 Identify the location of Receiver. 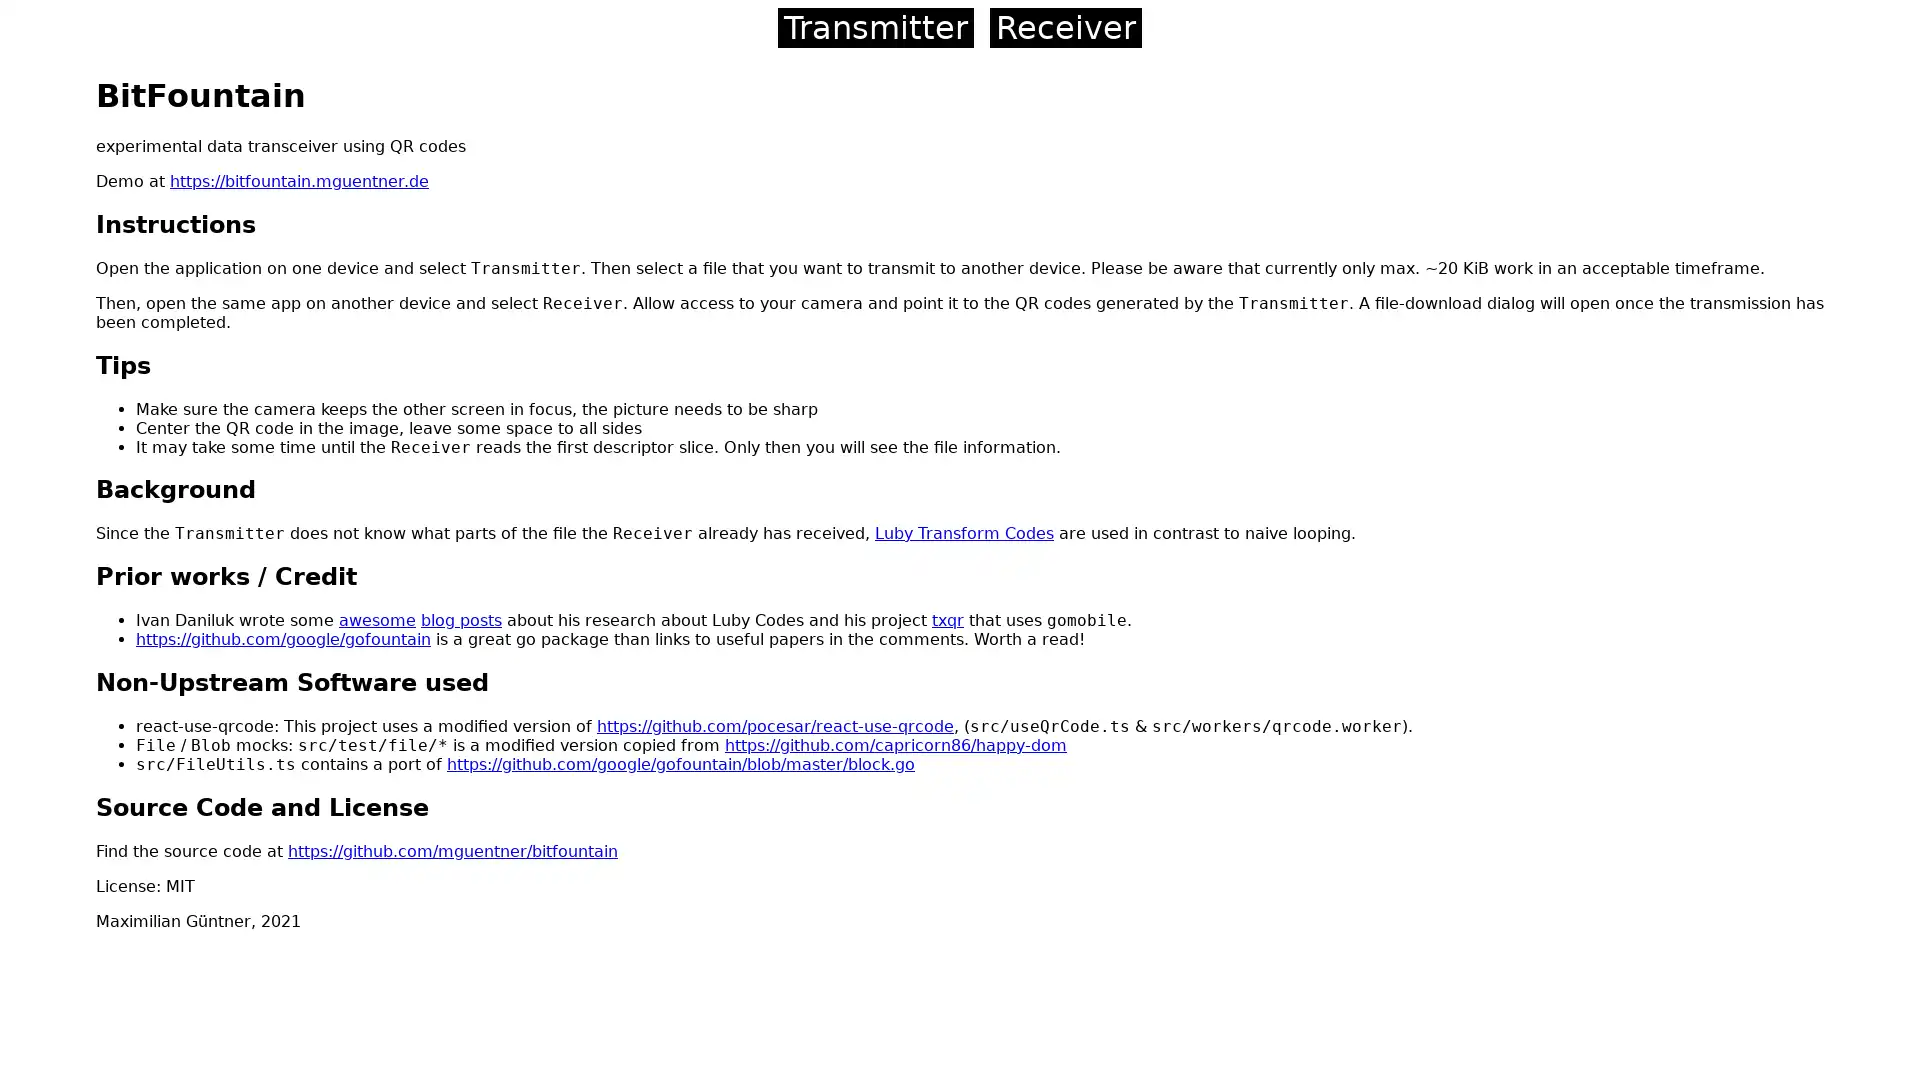
(1064, 27).